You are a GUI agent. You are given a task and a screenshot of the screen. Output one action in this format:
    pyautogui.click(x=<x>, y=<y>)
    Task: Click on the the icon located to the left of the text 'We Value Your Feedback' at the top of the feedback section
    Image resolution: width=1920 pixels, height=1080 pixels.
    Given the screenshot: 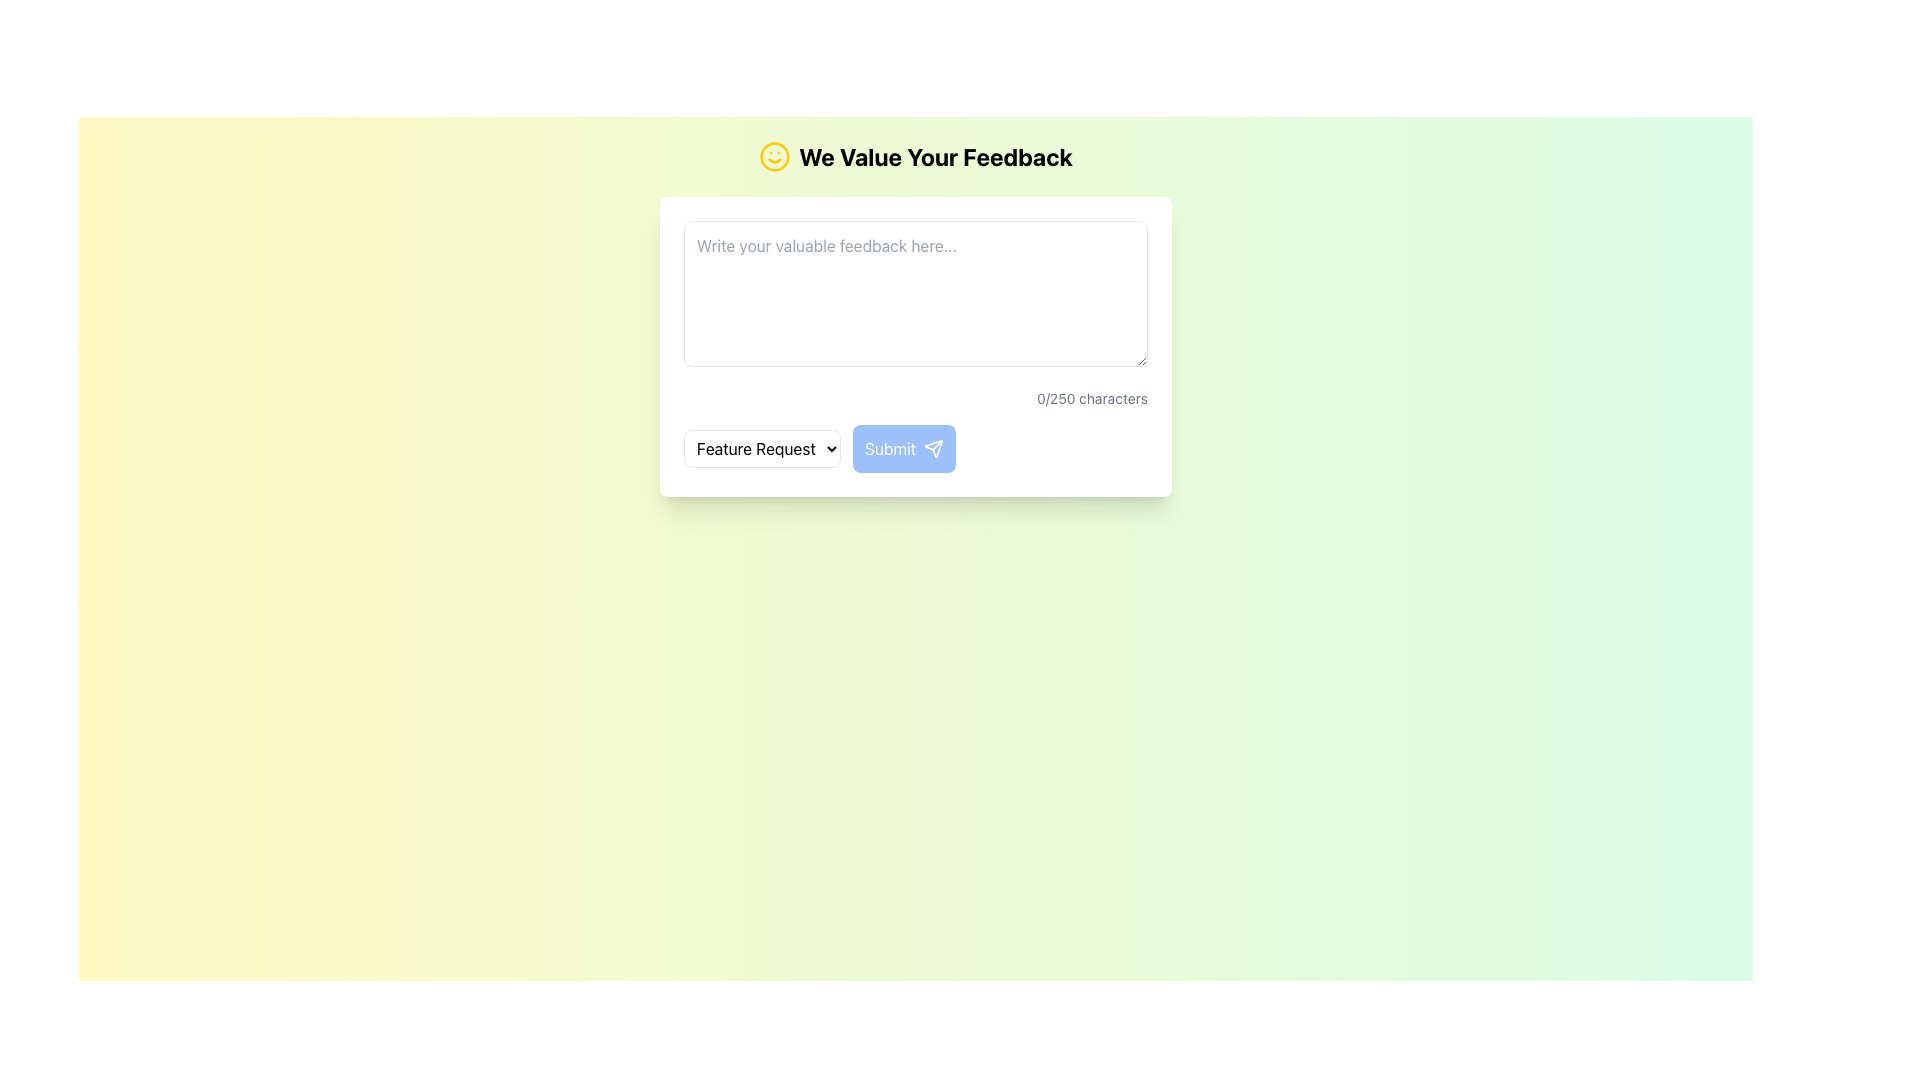 What is the action you would take?
    pyautogui.click(x=774, y=156)
    